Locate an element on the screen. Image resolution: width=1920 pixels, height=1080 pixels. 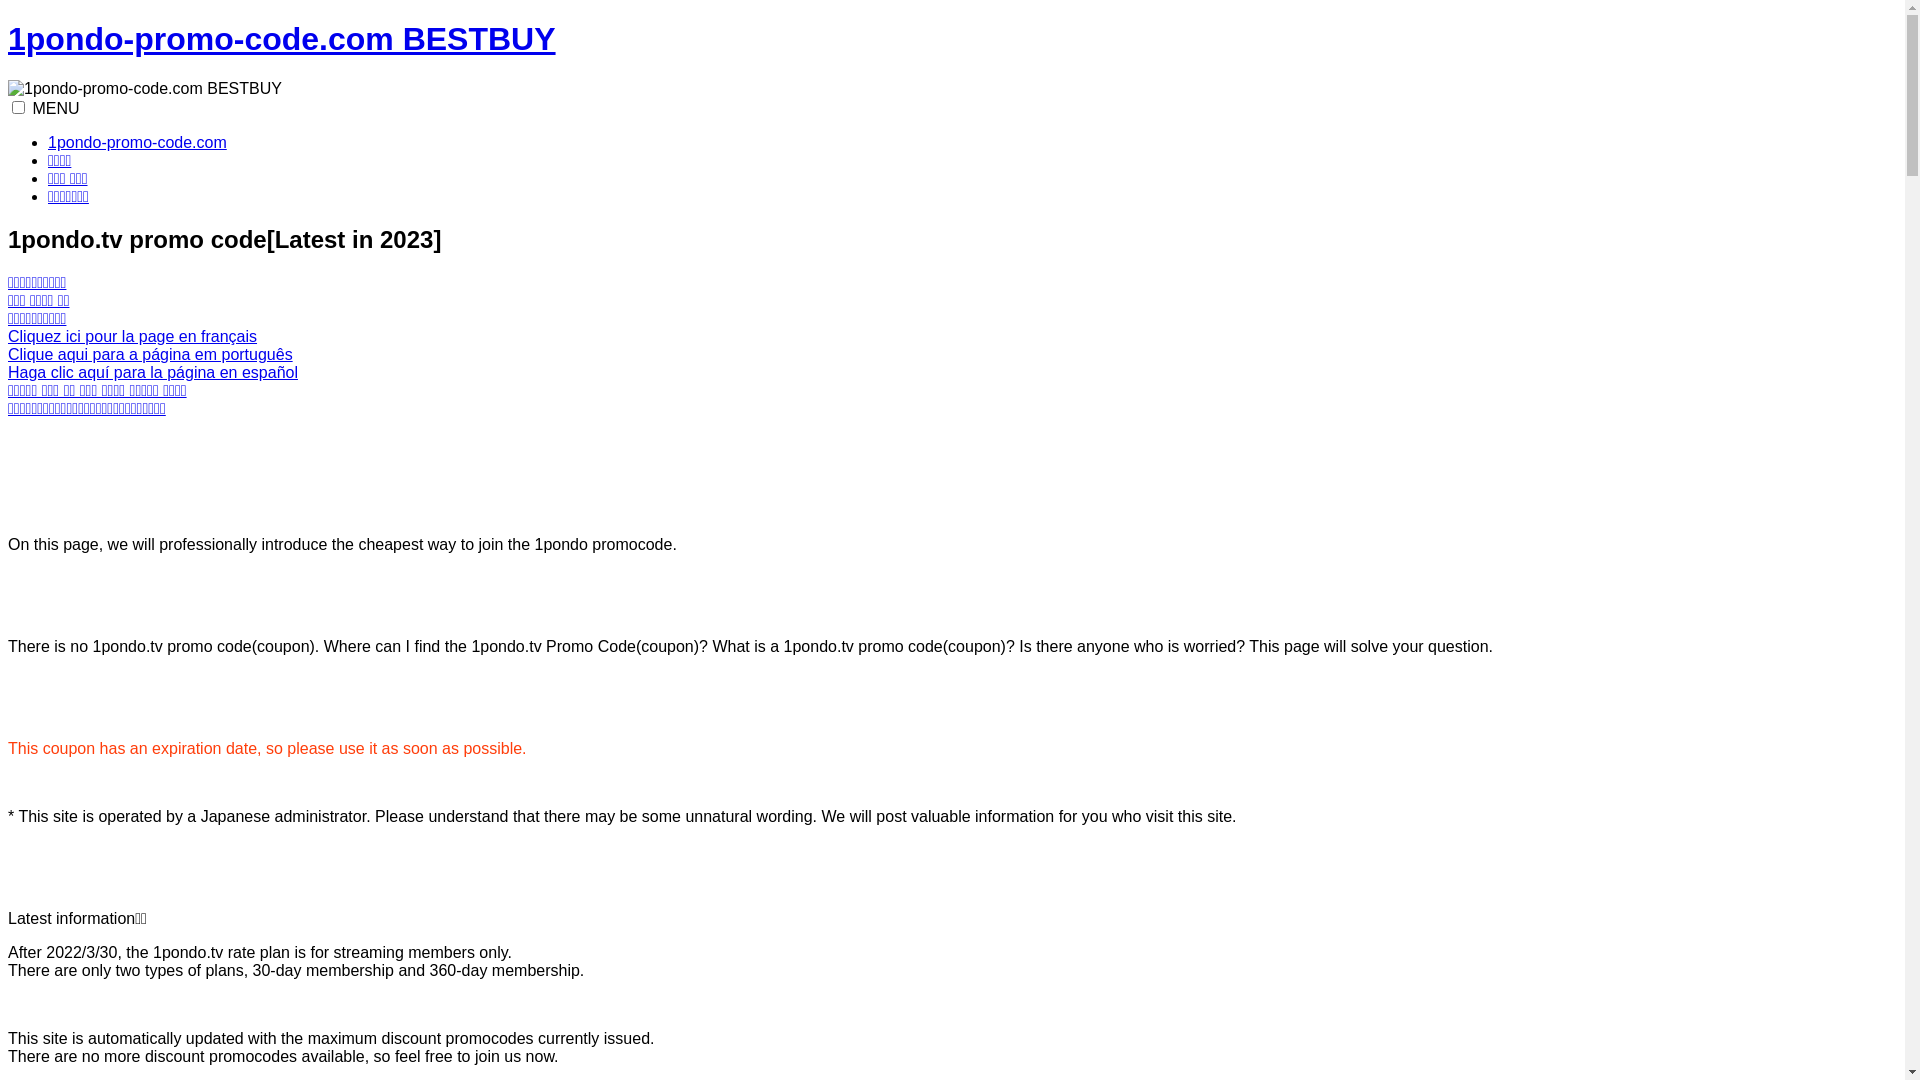
'1pondo-promo-code.com BESTBUY' is located at coordinates (281, 38).